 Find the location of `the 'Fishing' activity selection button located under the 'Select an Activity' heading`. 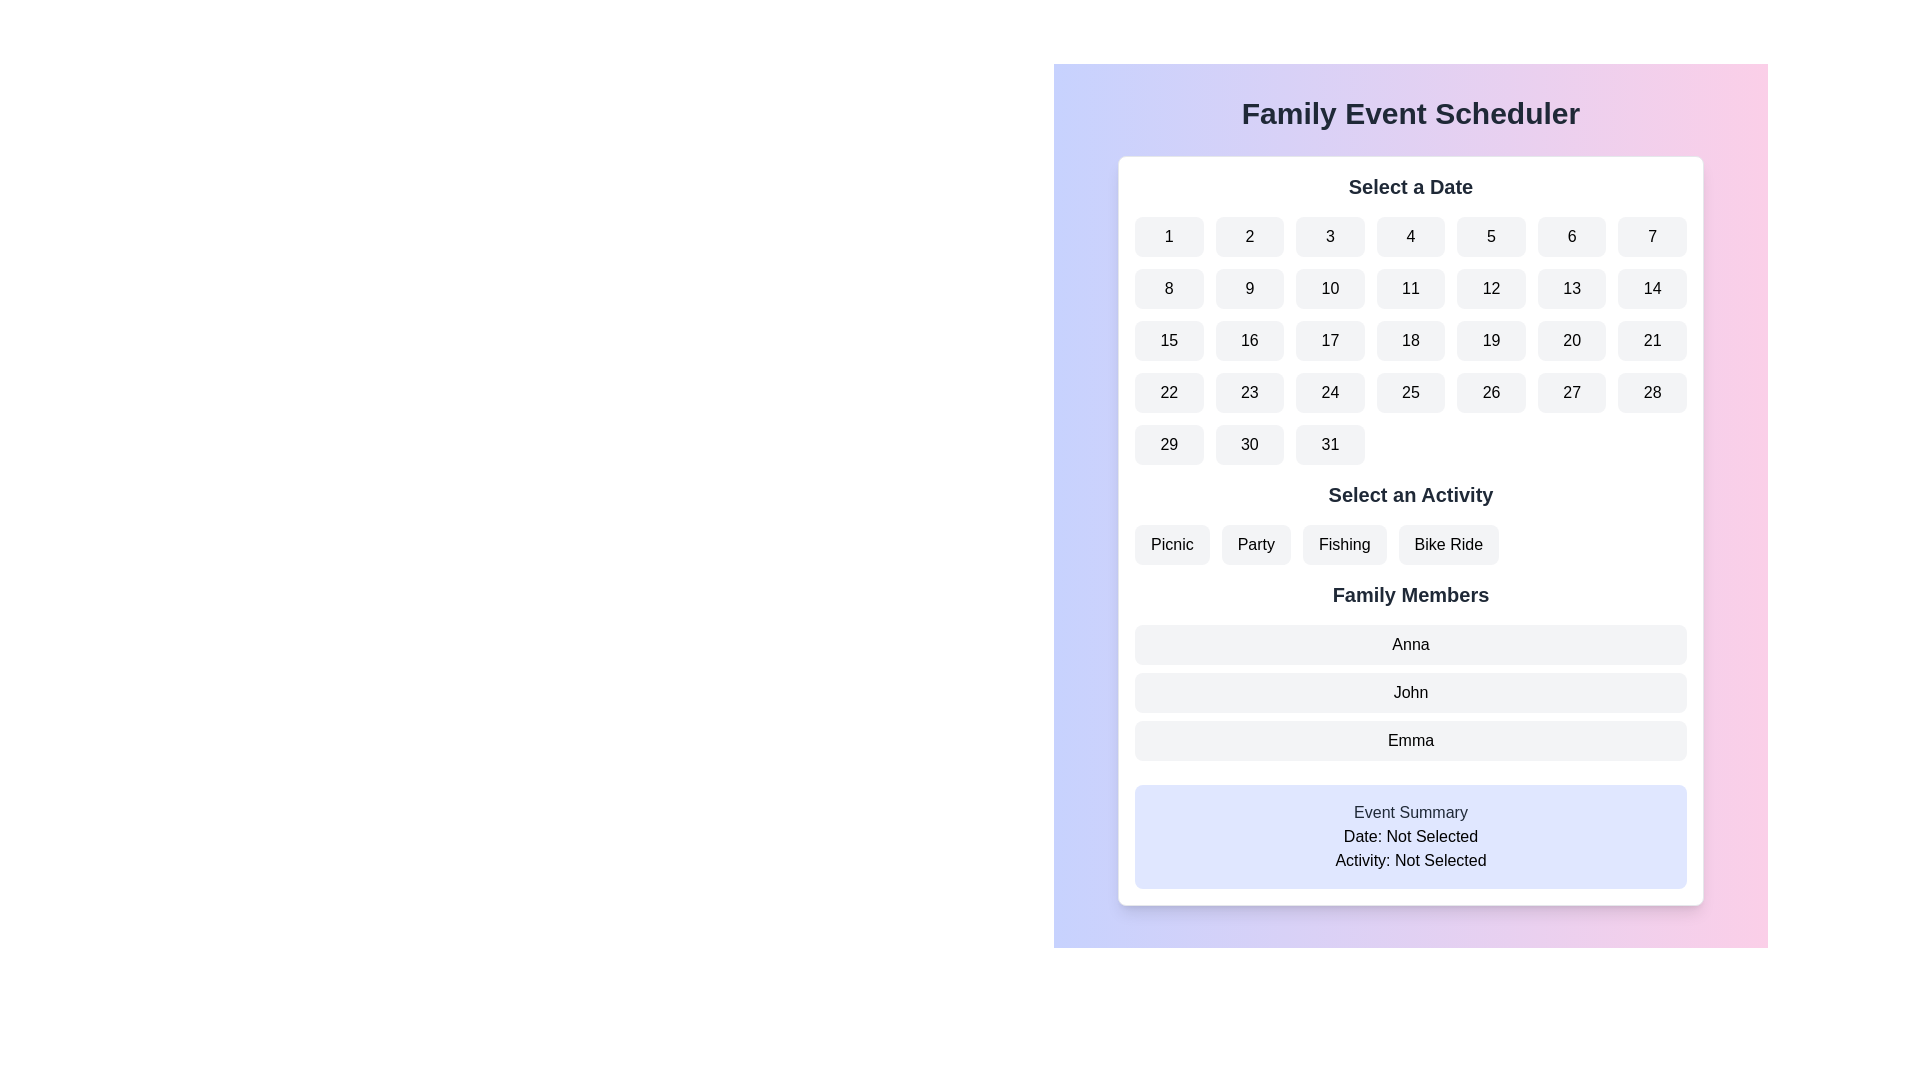

the 'Fishing' activity selection button located under the 'Select an Activity' heading is located at coordinates (1344, 544).